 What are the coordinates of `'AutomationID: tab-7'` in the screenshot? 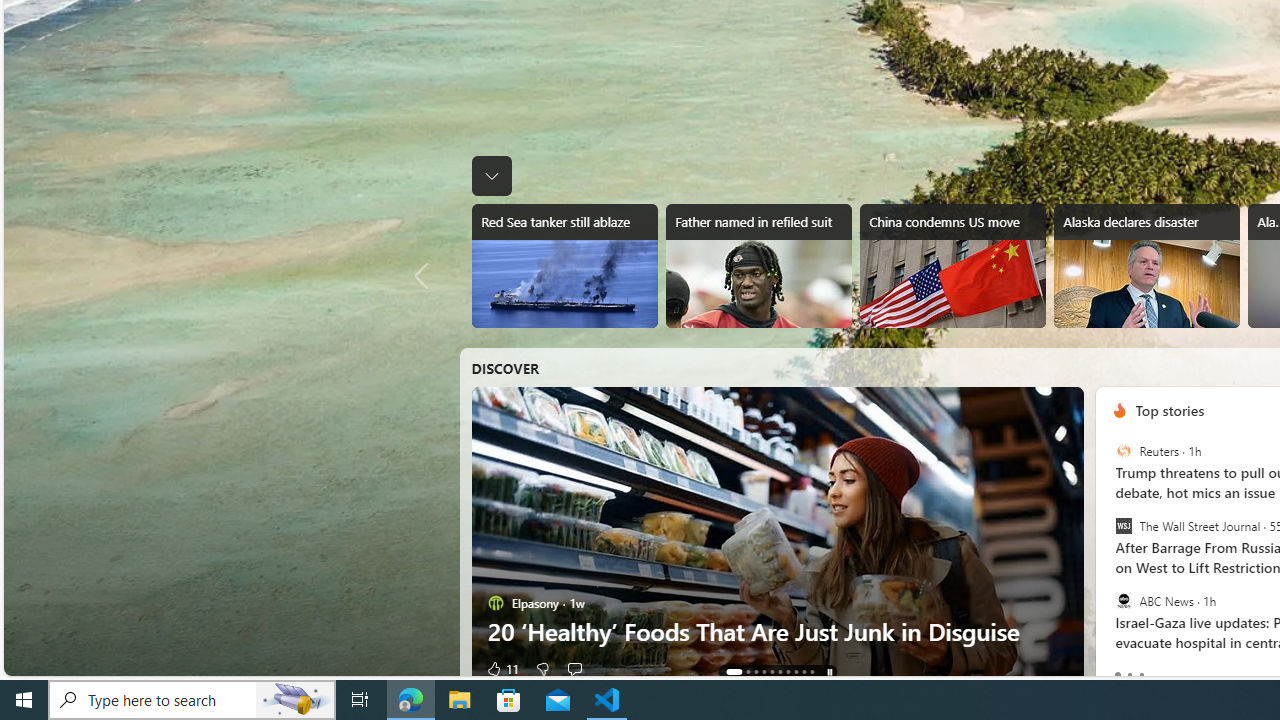 It's located at (795, 672).